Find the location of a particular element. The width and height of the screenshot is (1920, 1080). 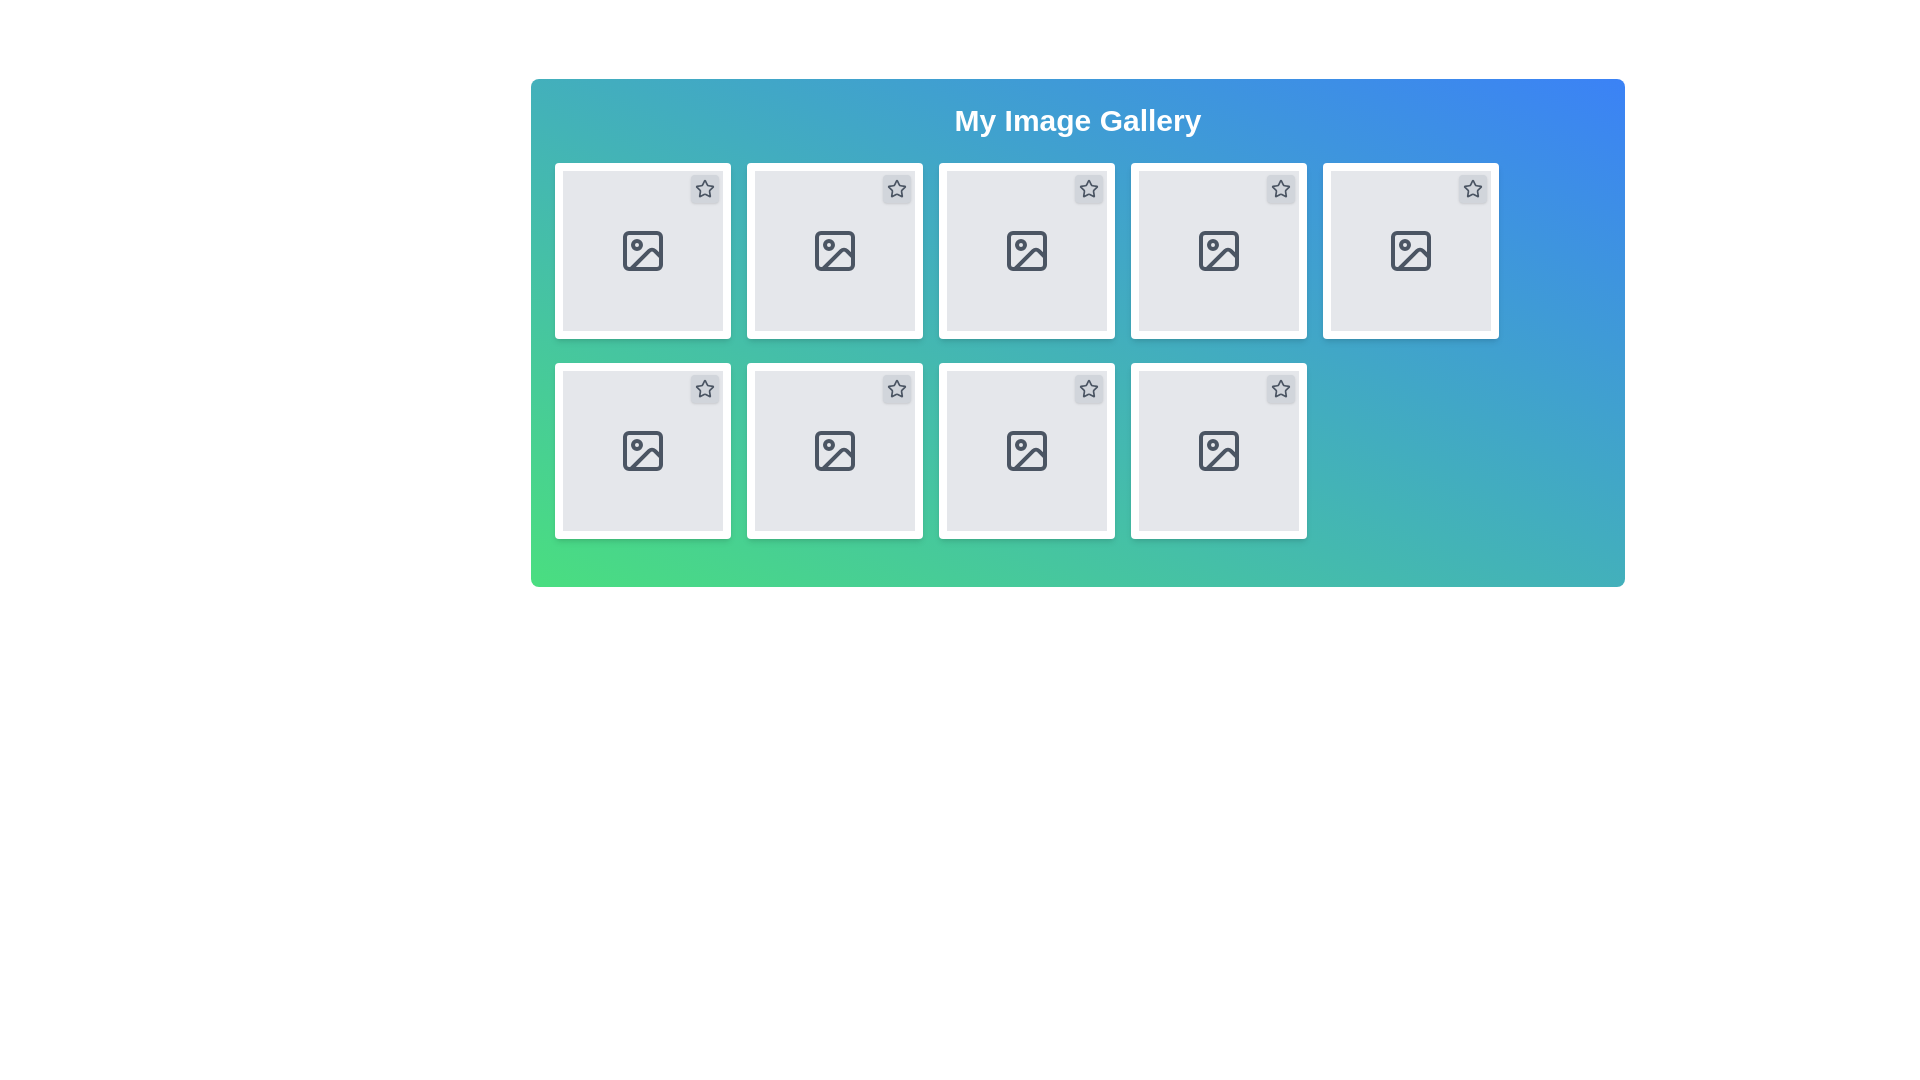

the star-shaped icon in the upper-right corner of the sixth image placeholder is located at coordinates (895, 388).